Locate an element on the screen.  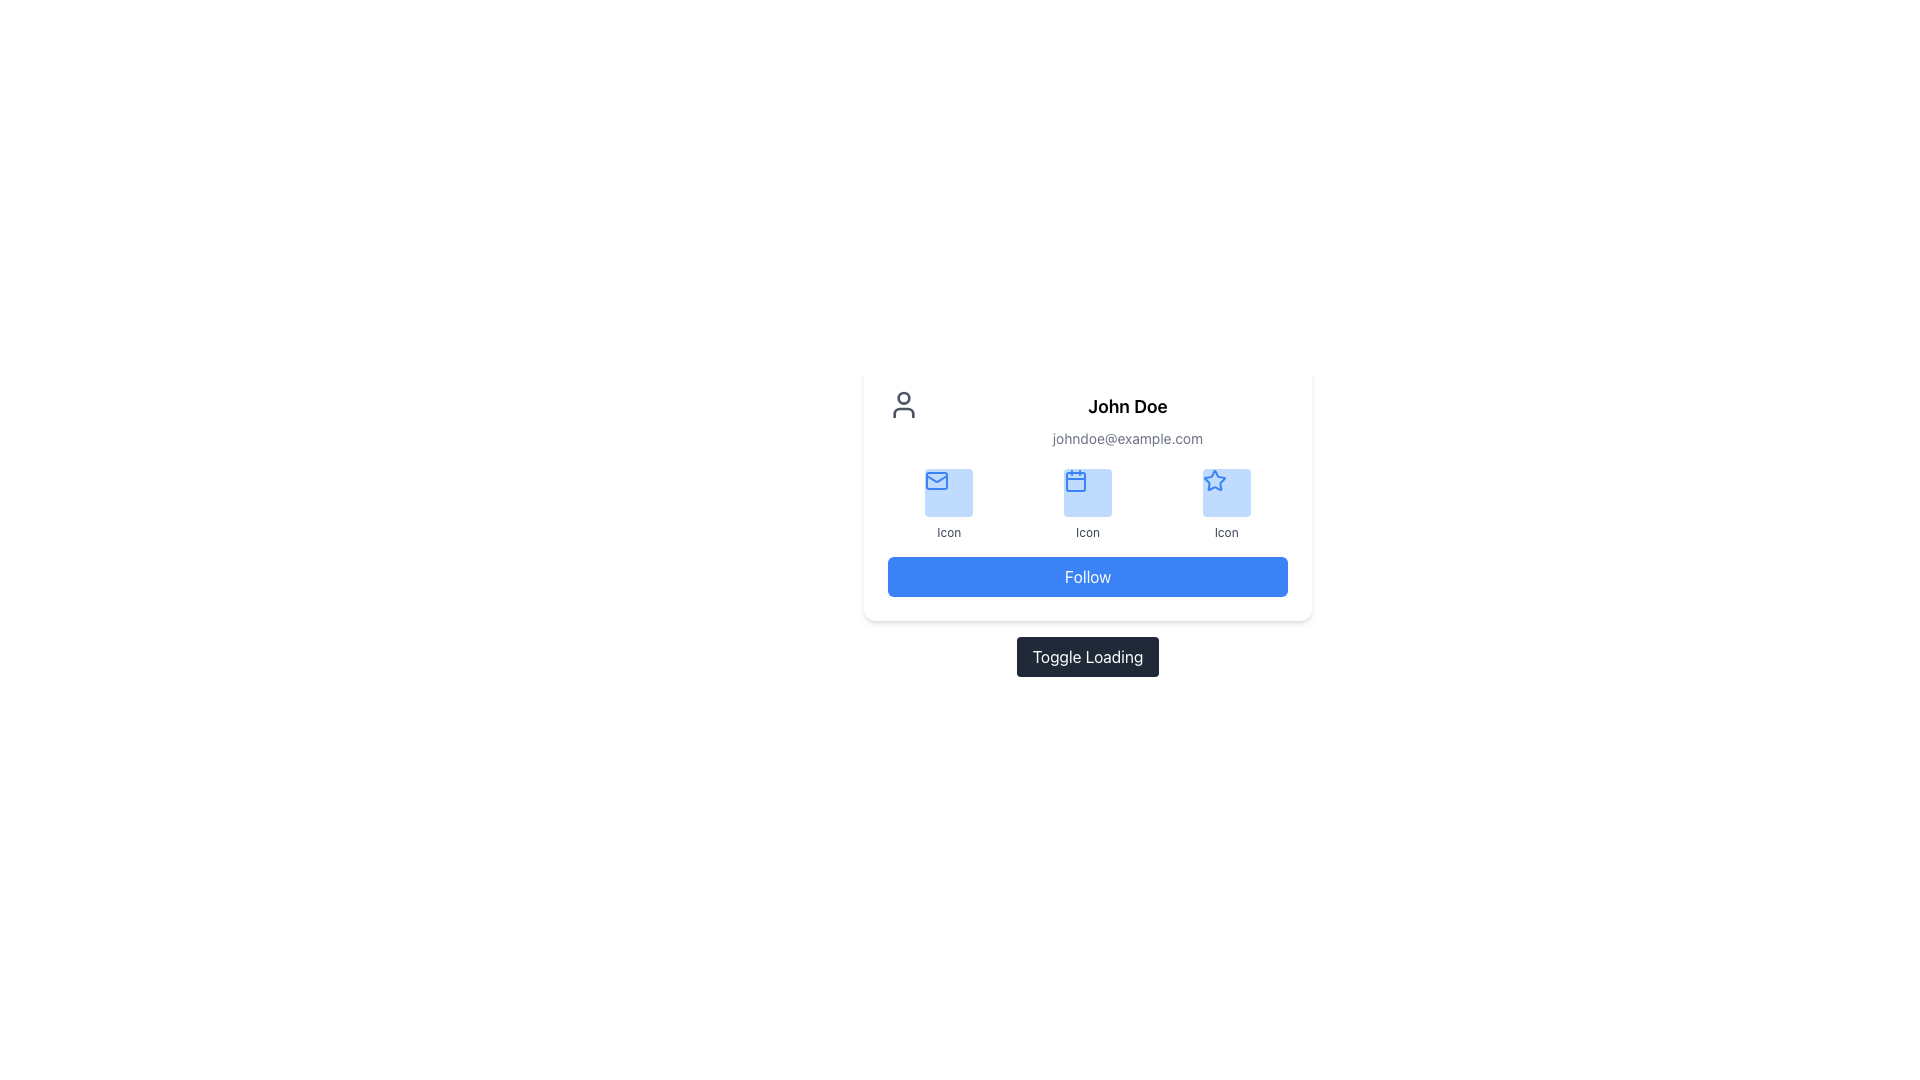
the 'Toggle Loading' button, which is a button-like component with white text on a dark gray background, located directly below the 'Follow' button and centered in the layout is located at coordinates (1087, 656).